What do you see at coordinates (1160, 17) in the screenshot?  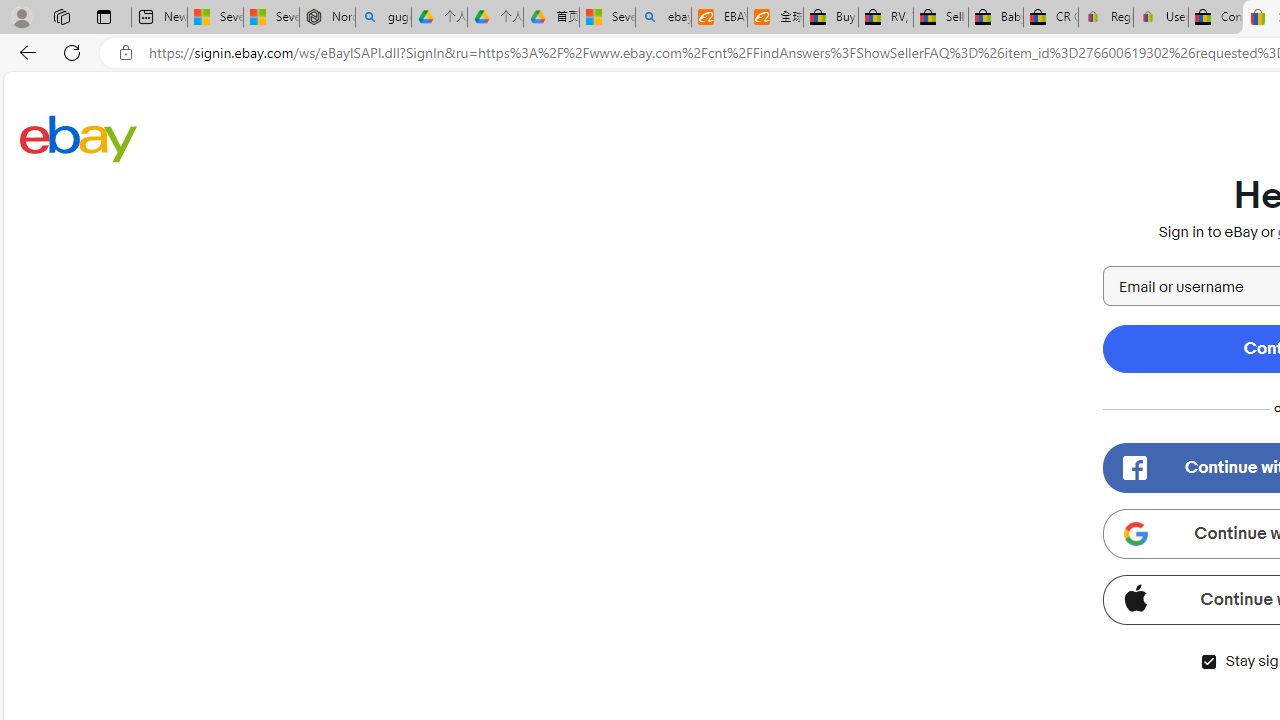 I see `'User Privacy Notice | eBay'` at bounding box center [1160, 17].